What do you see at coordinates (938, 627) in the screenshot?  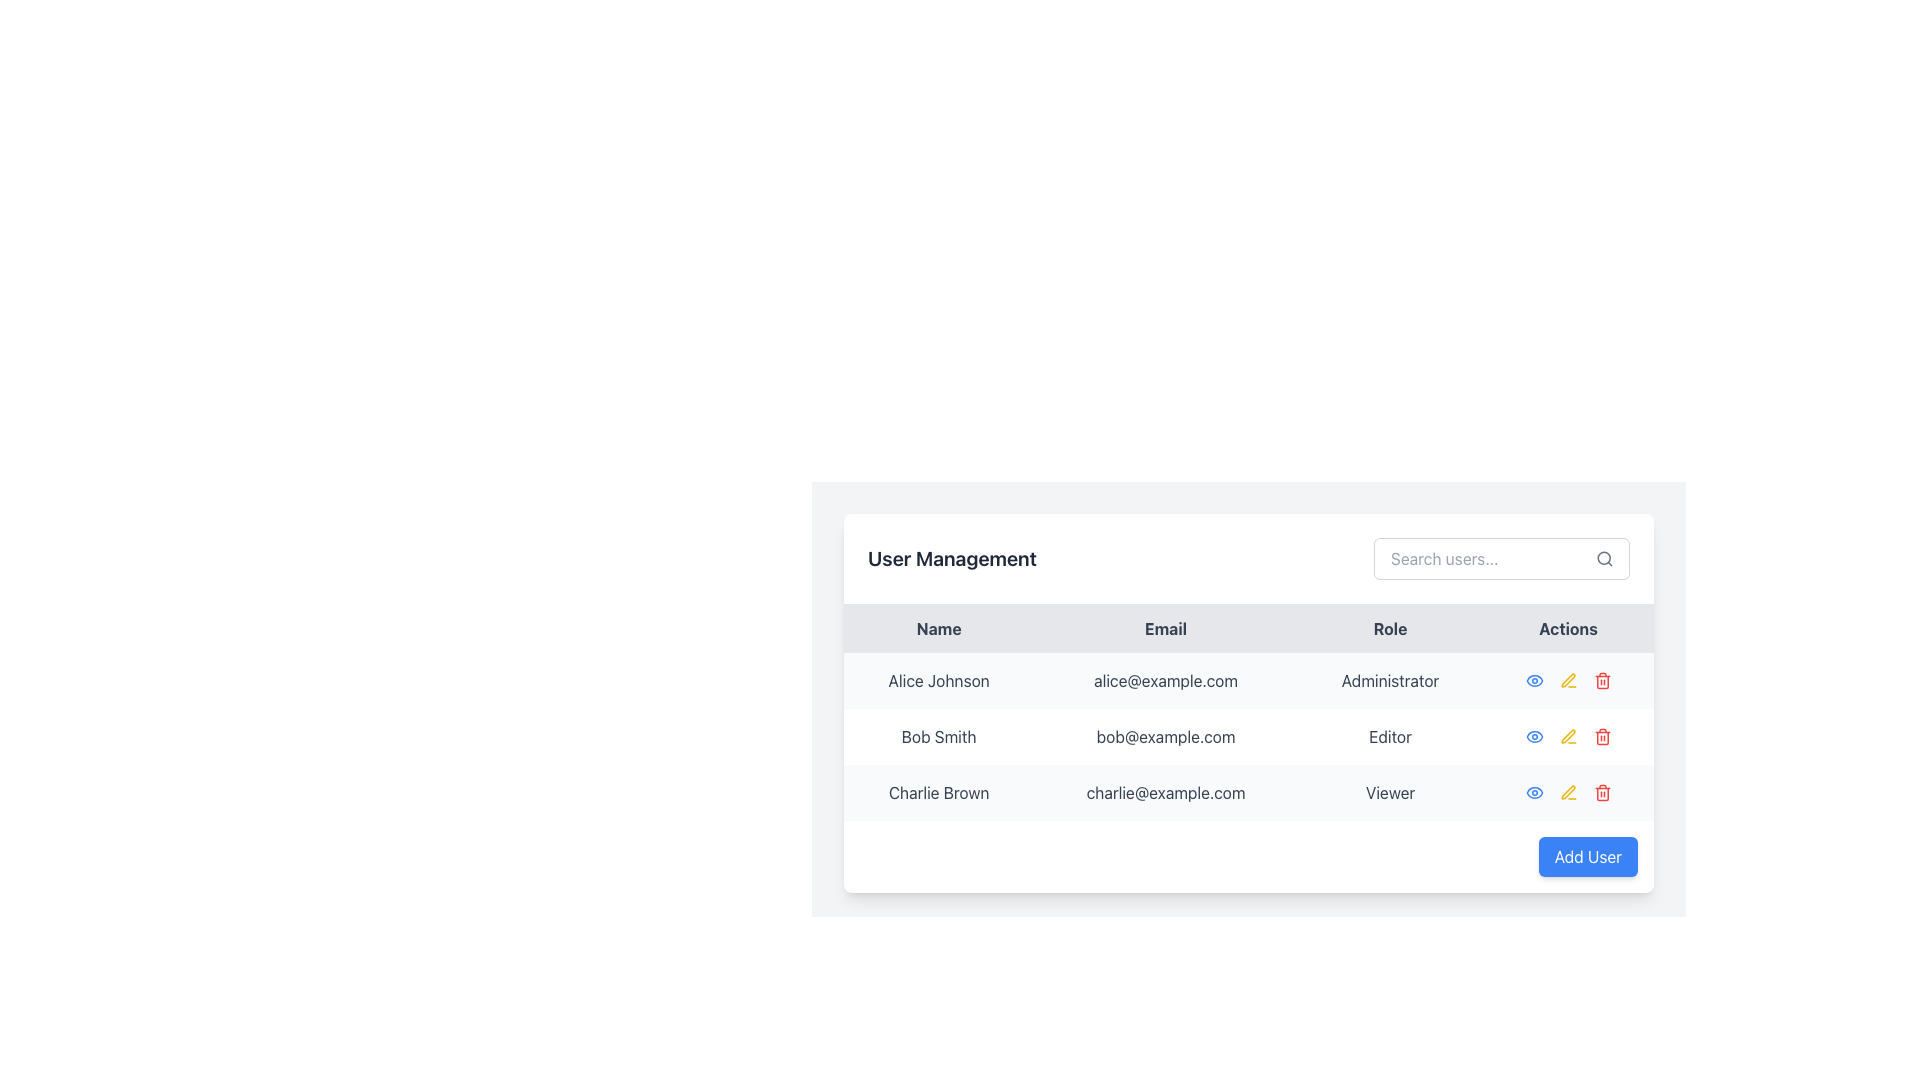 I see `the 'User Names' column header in the User Management table, which is the first column header located in the top-left section of the table` at bounding box center [938, 627].